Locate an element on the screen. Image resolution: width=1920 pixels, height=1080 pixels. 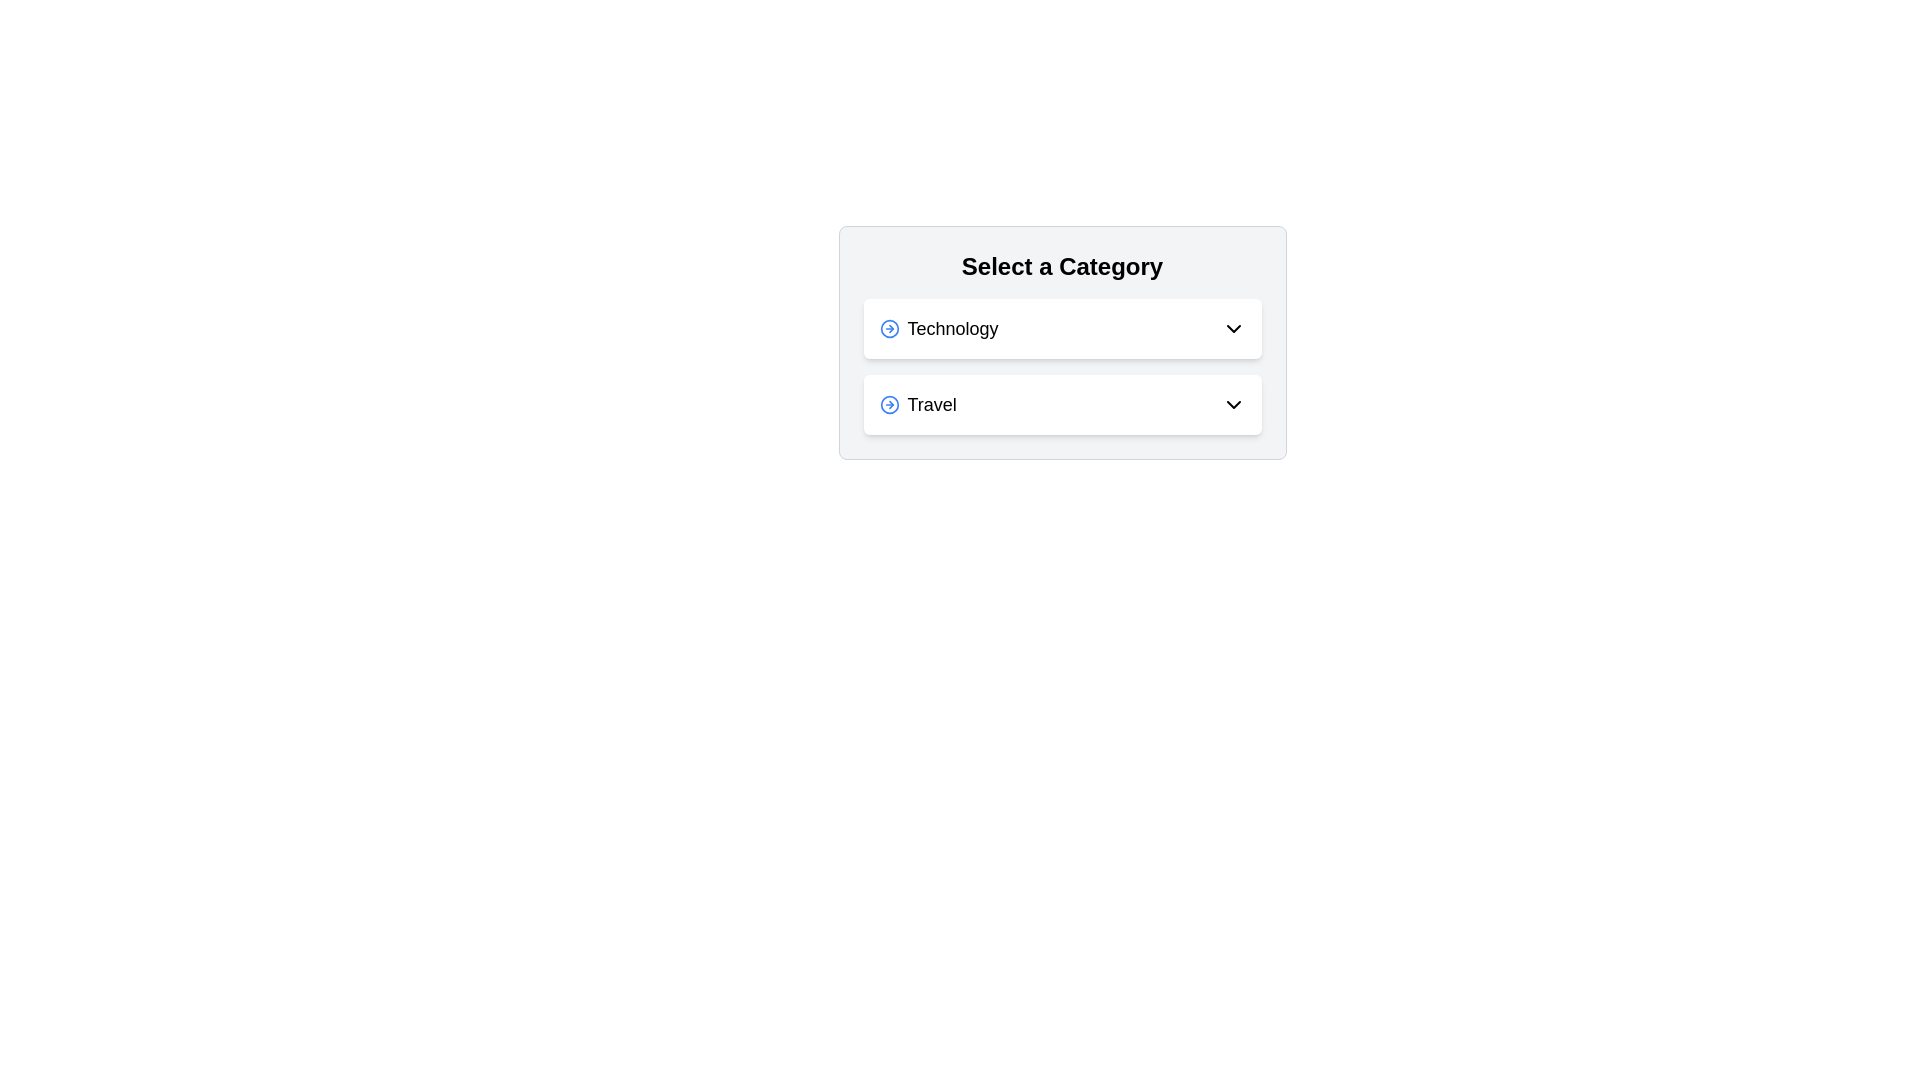
the circular arrow icon with a rightward pointing arrow inside a blue circle, located to the left of the text 'Travel' is located at coordinates (888, 405).